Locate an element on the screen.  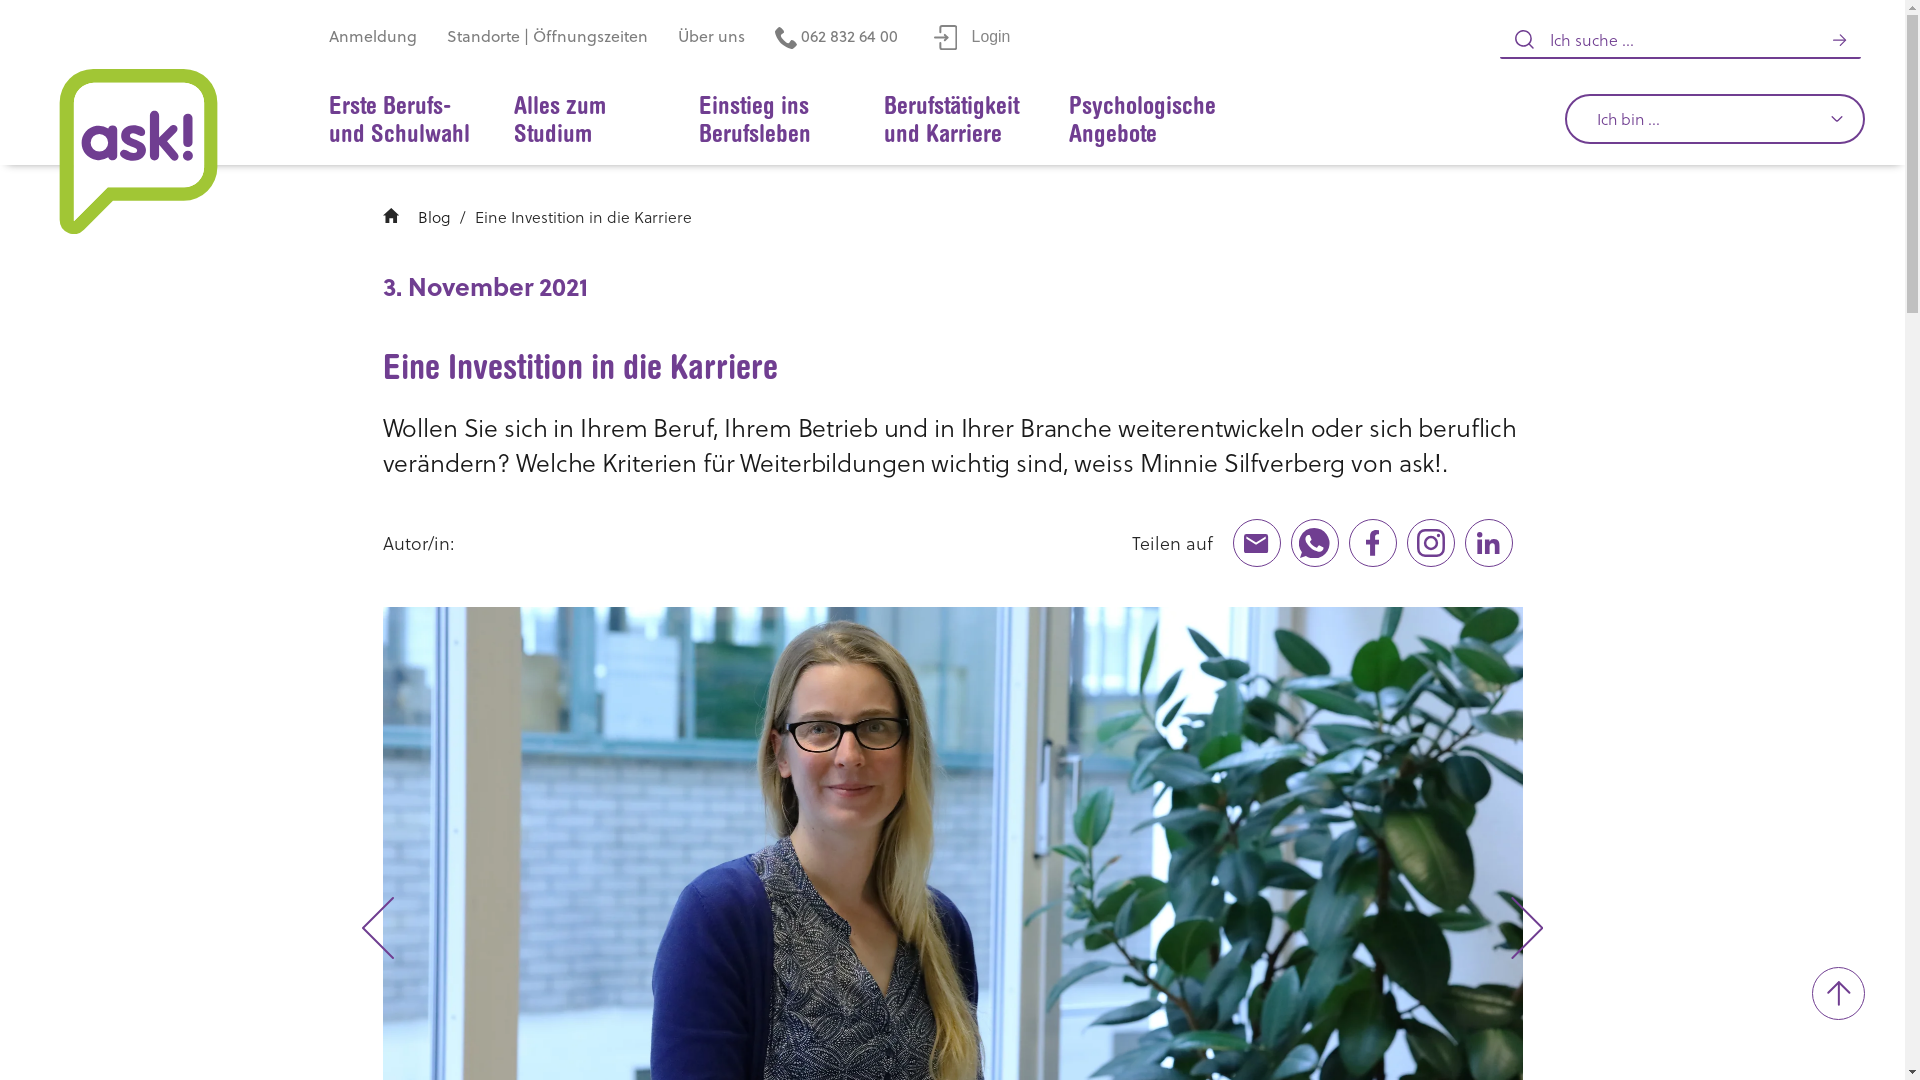
'Ich bin ...' is located at coordinates (1713, 119).